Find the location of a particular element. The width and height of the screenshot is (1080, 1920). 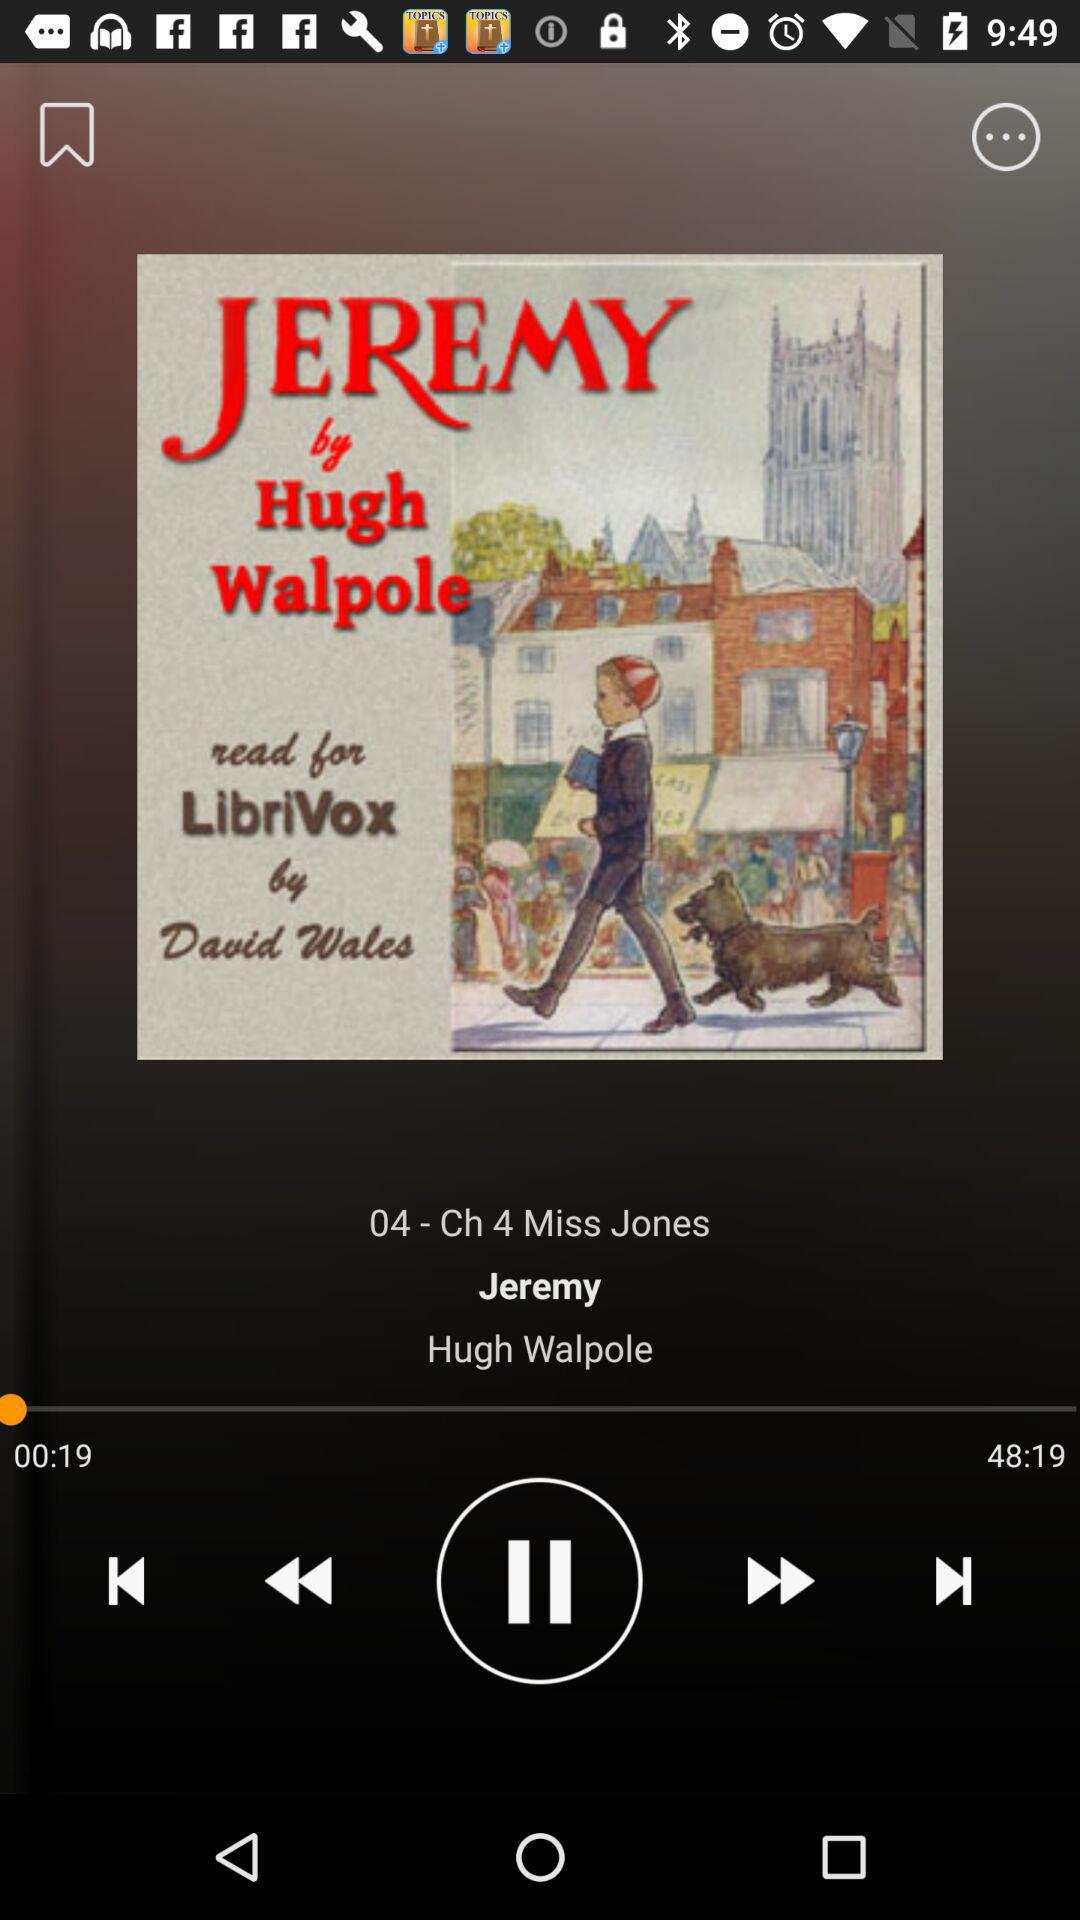

item above the hugh walpole is located at coordinates (540, 1284).